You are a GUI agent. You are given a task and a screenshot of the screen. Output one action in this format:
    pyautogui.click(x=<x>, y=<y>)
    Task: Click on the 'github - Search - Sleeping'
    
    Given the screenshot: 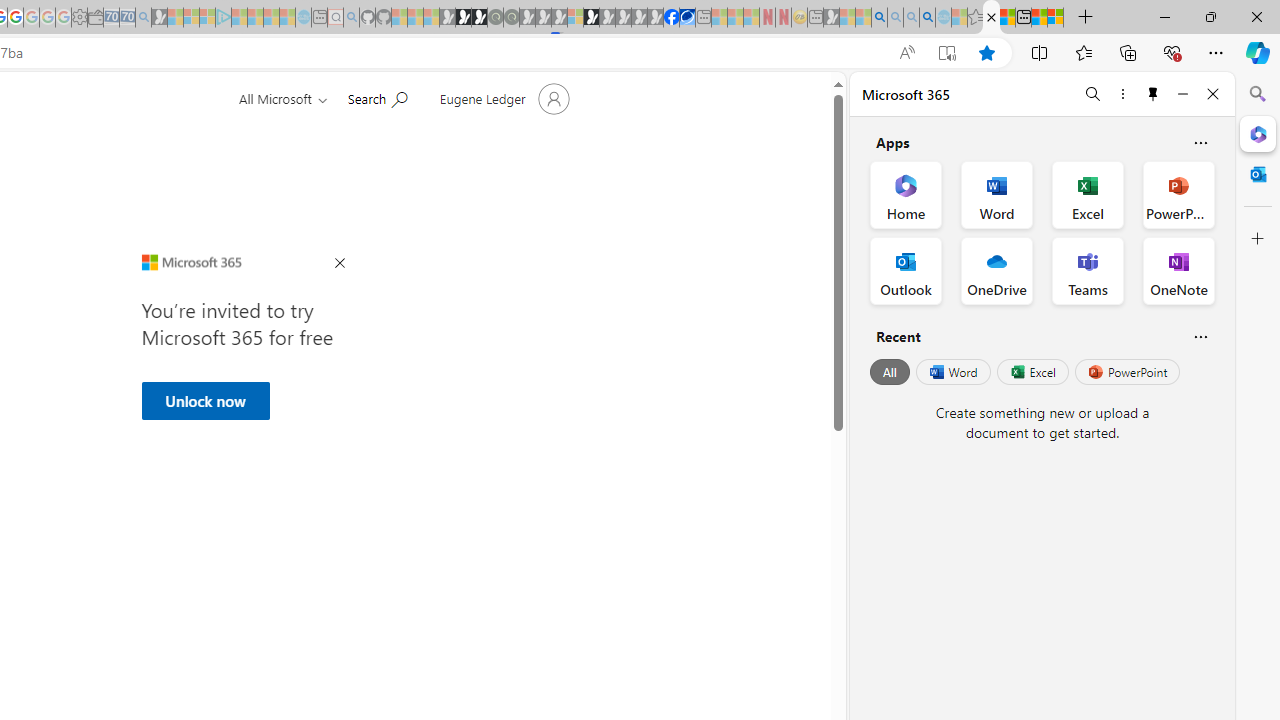 What is the action you would take?
    pyautogui.click(x=352, y=17)
    